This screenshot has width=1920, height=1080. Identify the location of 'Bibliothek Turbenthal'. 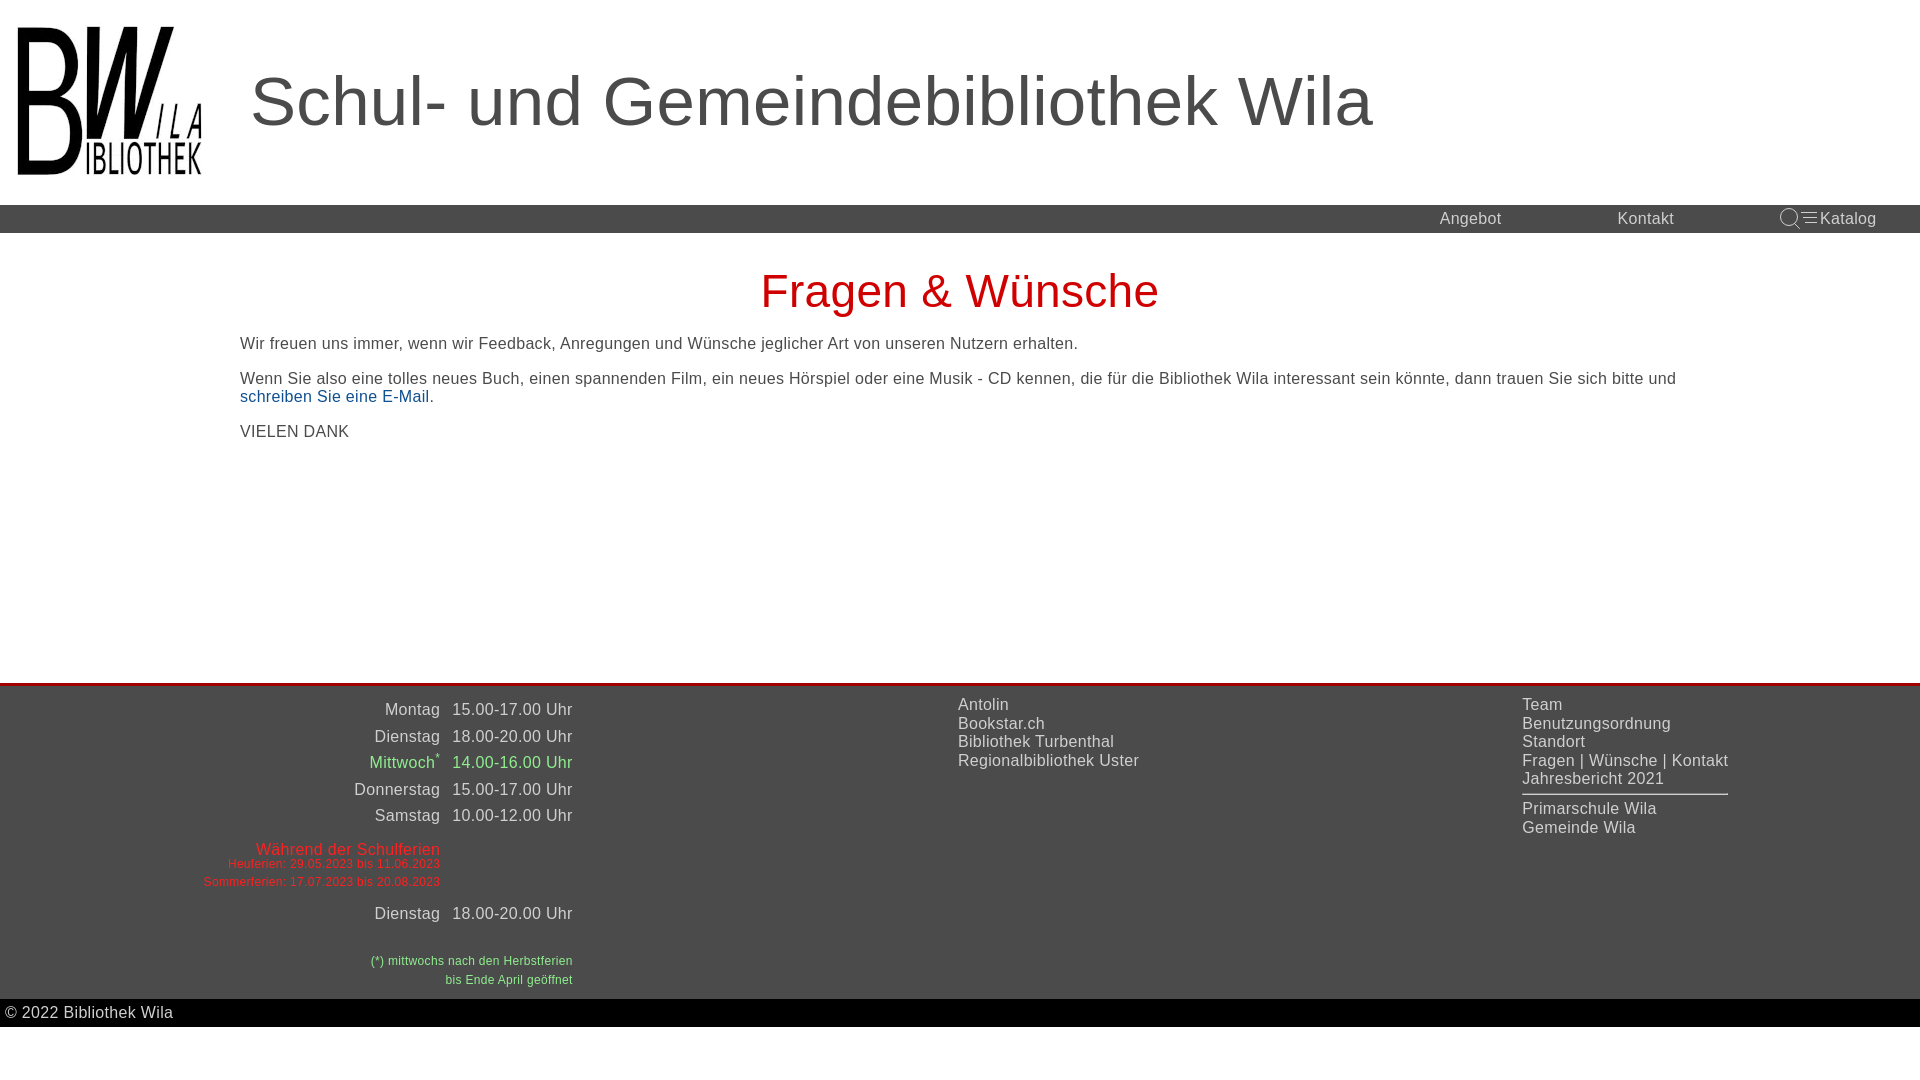
(1036, 741).